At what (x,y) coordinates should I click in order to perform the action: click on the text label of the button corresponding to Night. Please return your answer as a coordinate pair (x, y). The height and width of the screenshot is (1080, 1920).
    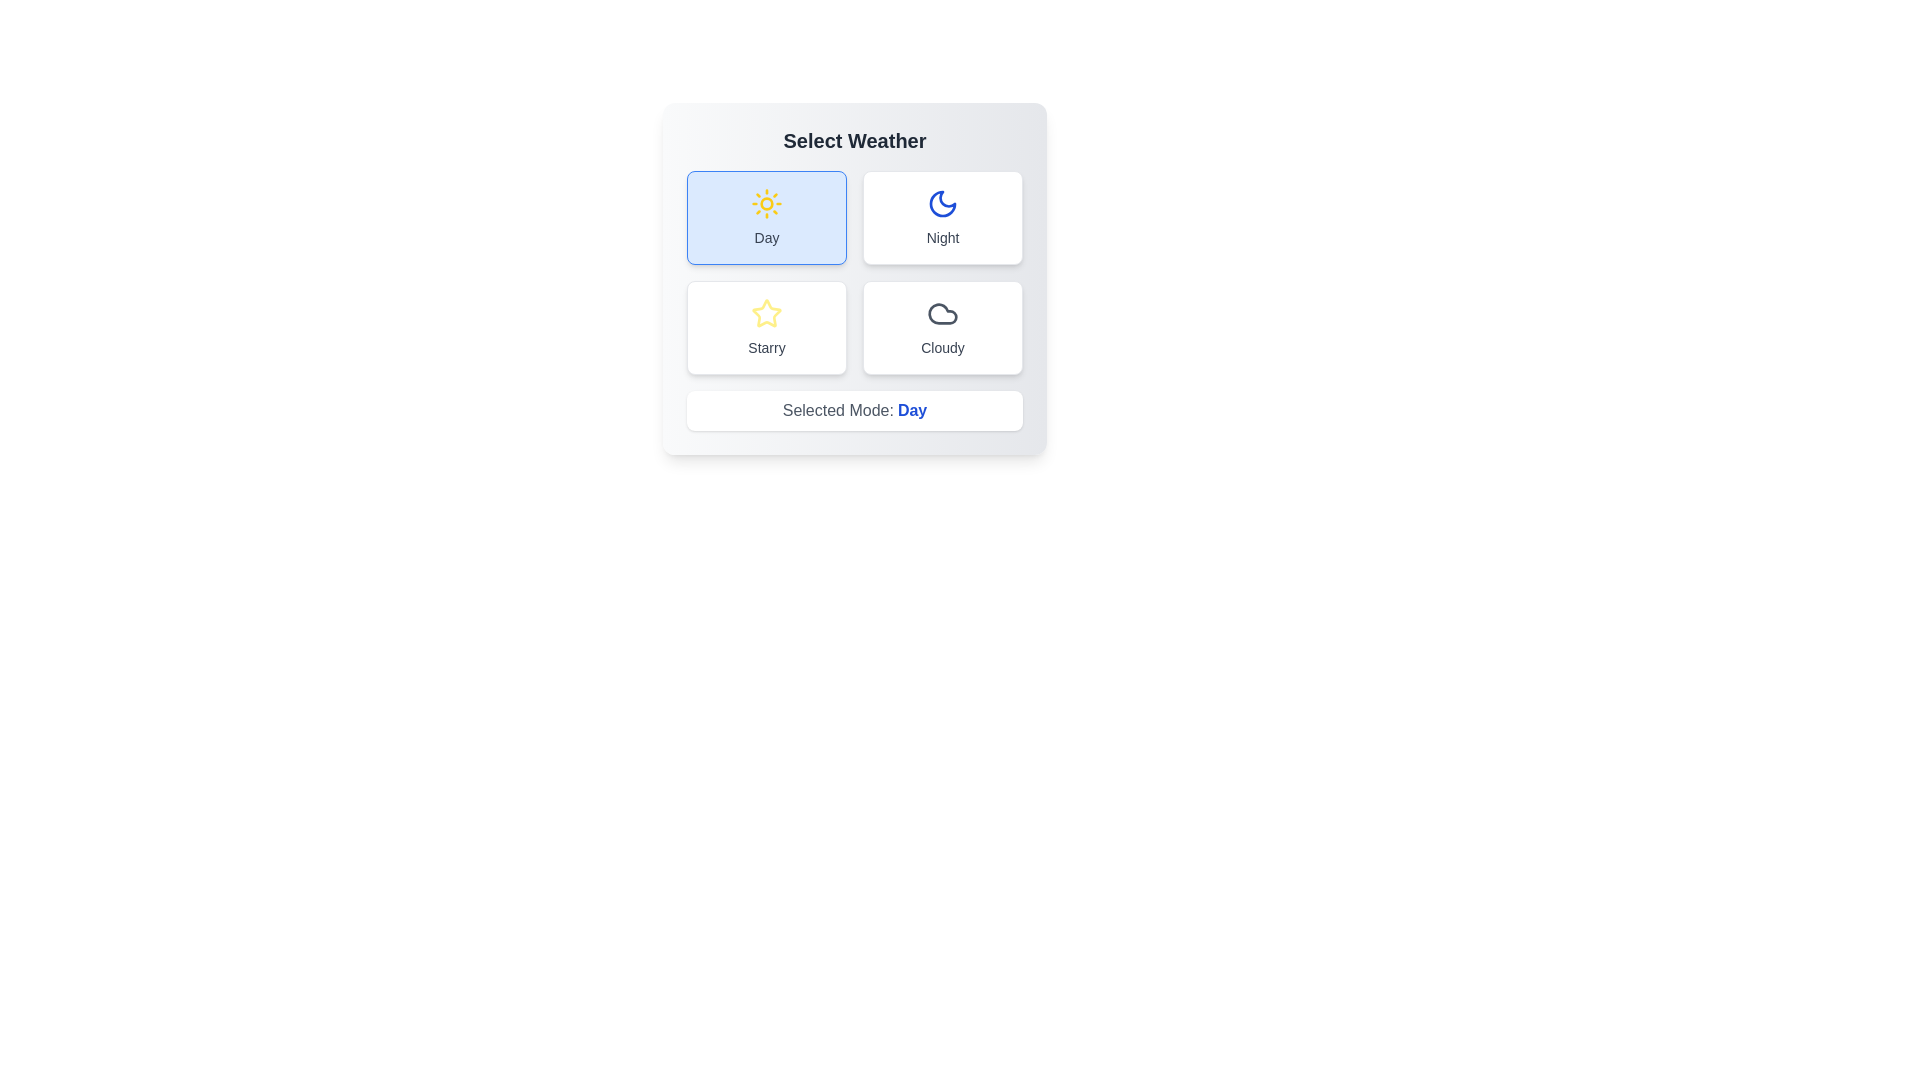
    Looking at the image, I should click on (941, 237).